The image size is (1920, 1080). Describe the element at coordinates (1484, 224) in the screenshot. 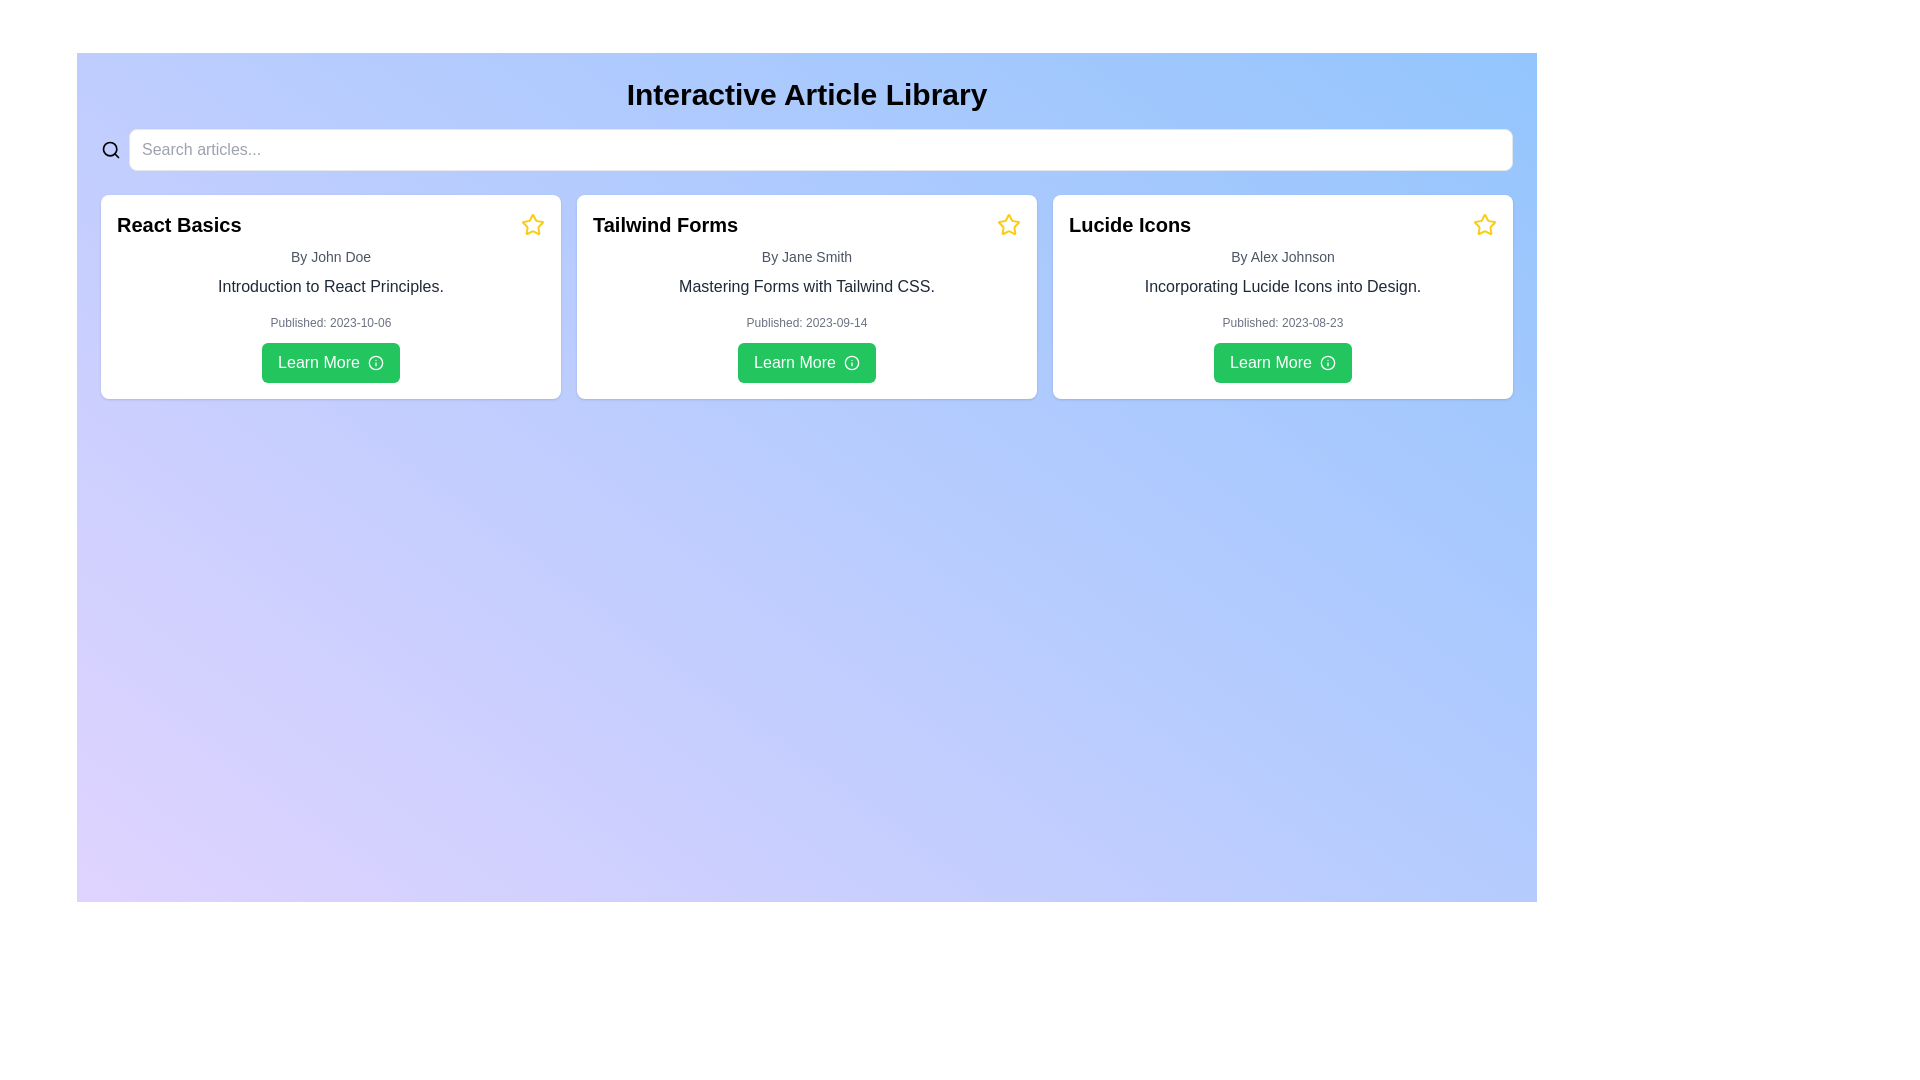

I see `the vibrant yellow star-shaped icon located at the upper-right corner of the 'Lucide Icons' card` at that location.